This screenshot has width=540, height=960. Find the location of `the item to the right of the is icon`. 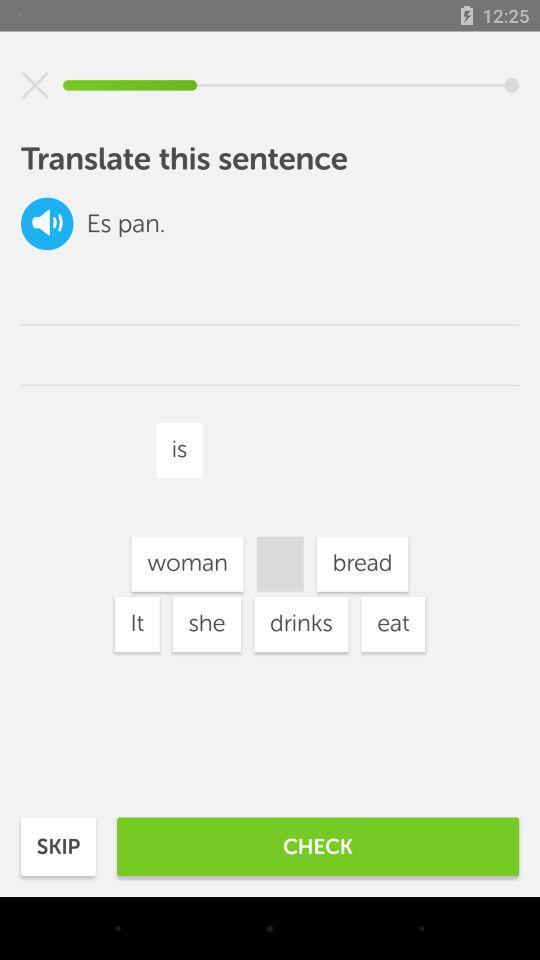

the item to the right of the is icon is located at coordinates (361, 564).